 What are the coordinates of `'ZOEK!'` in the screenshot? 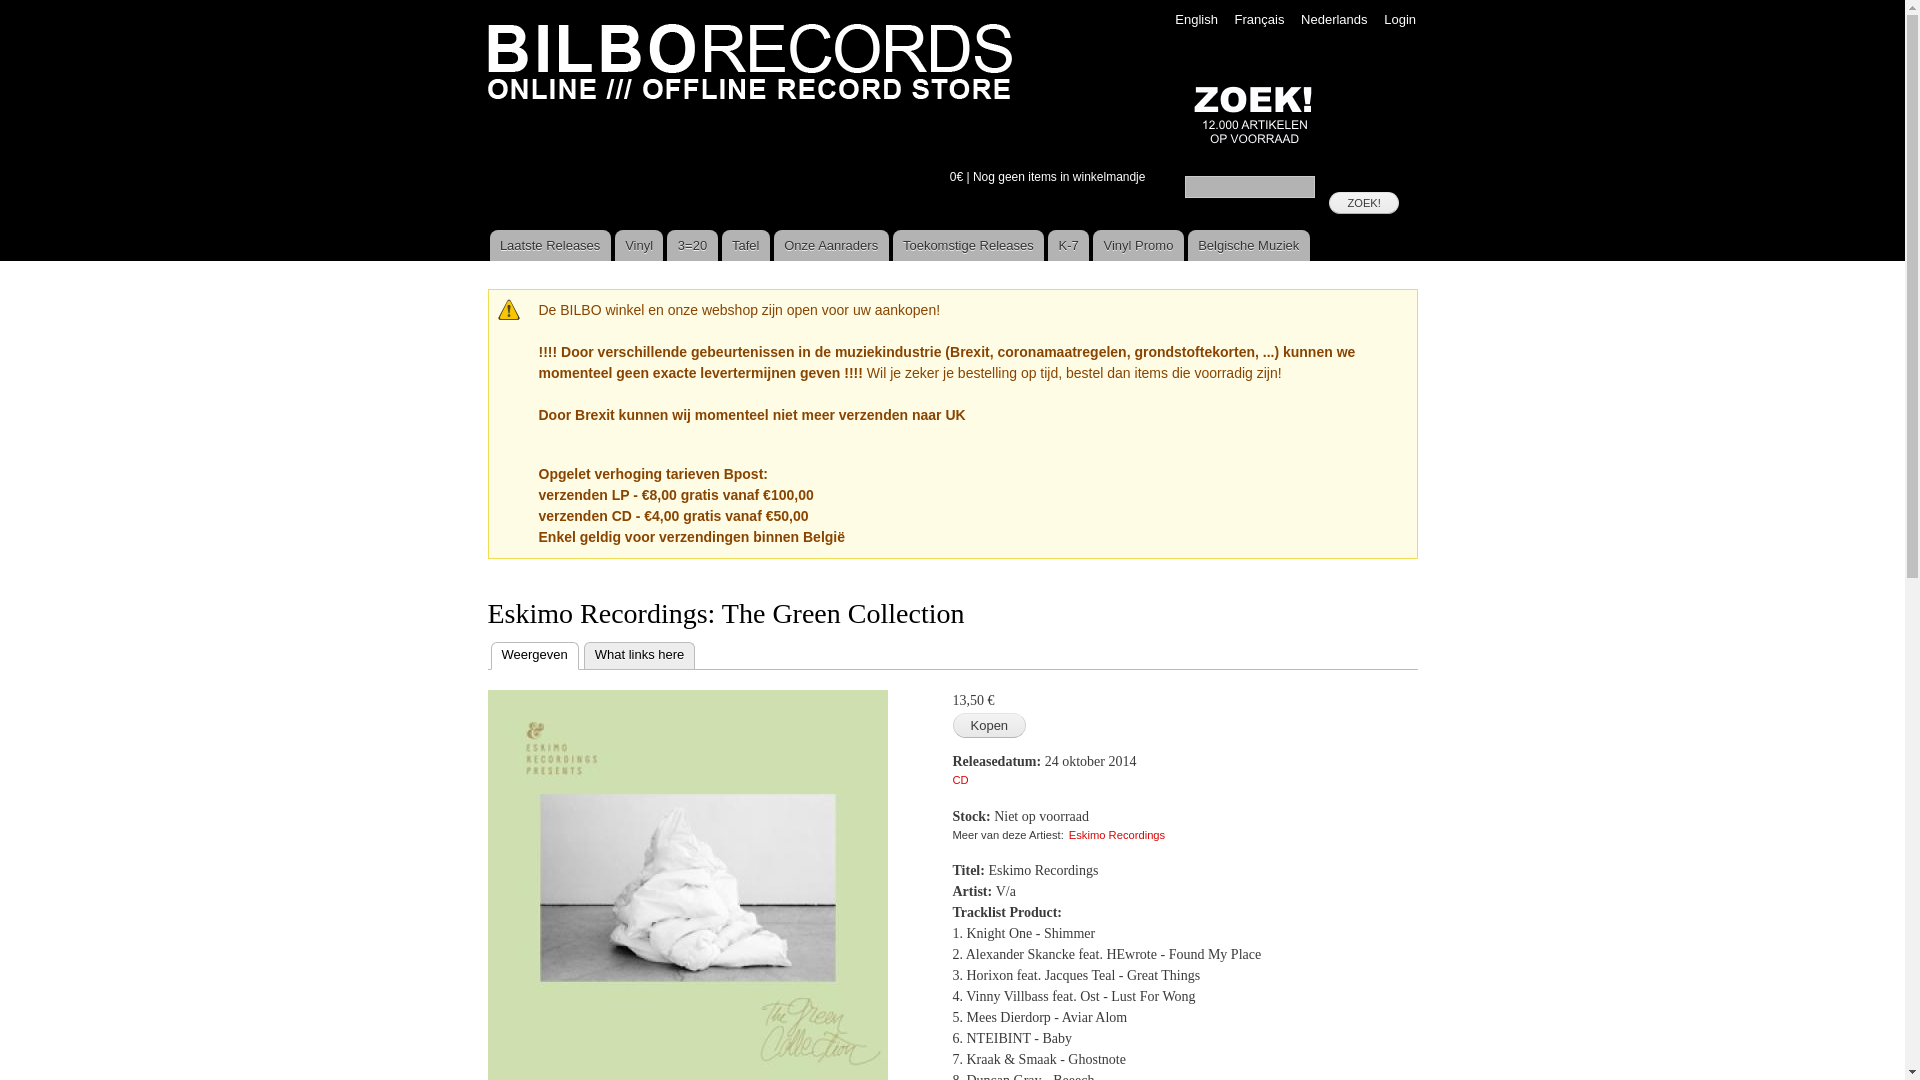 It's located at (1329, 203).